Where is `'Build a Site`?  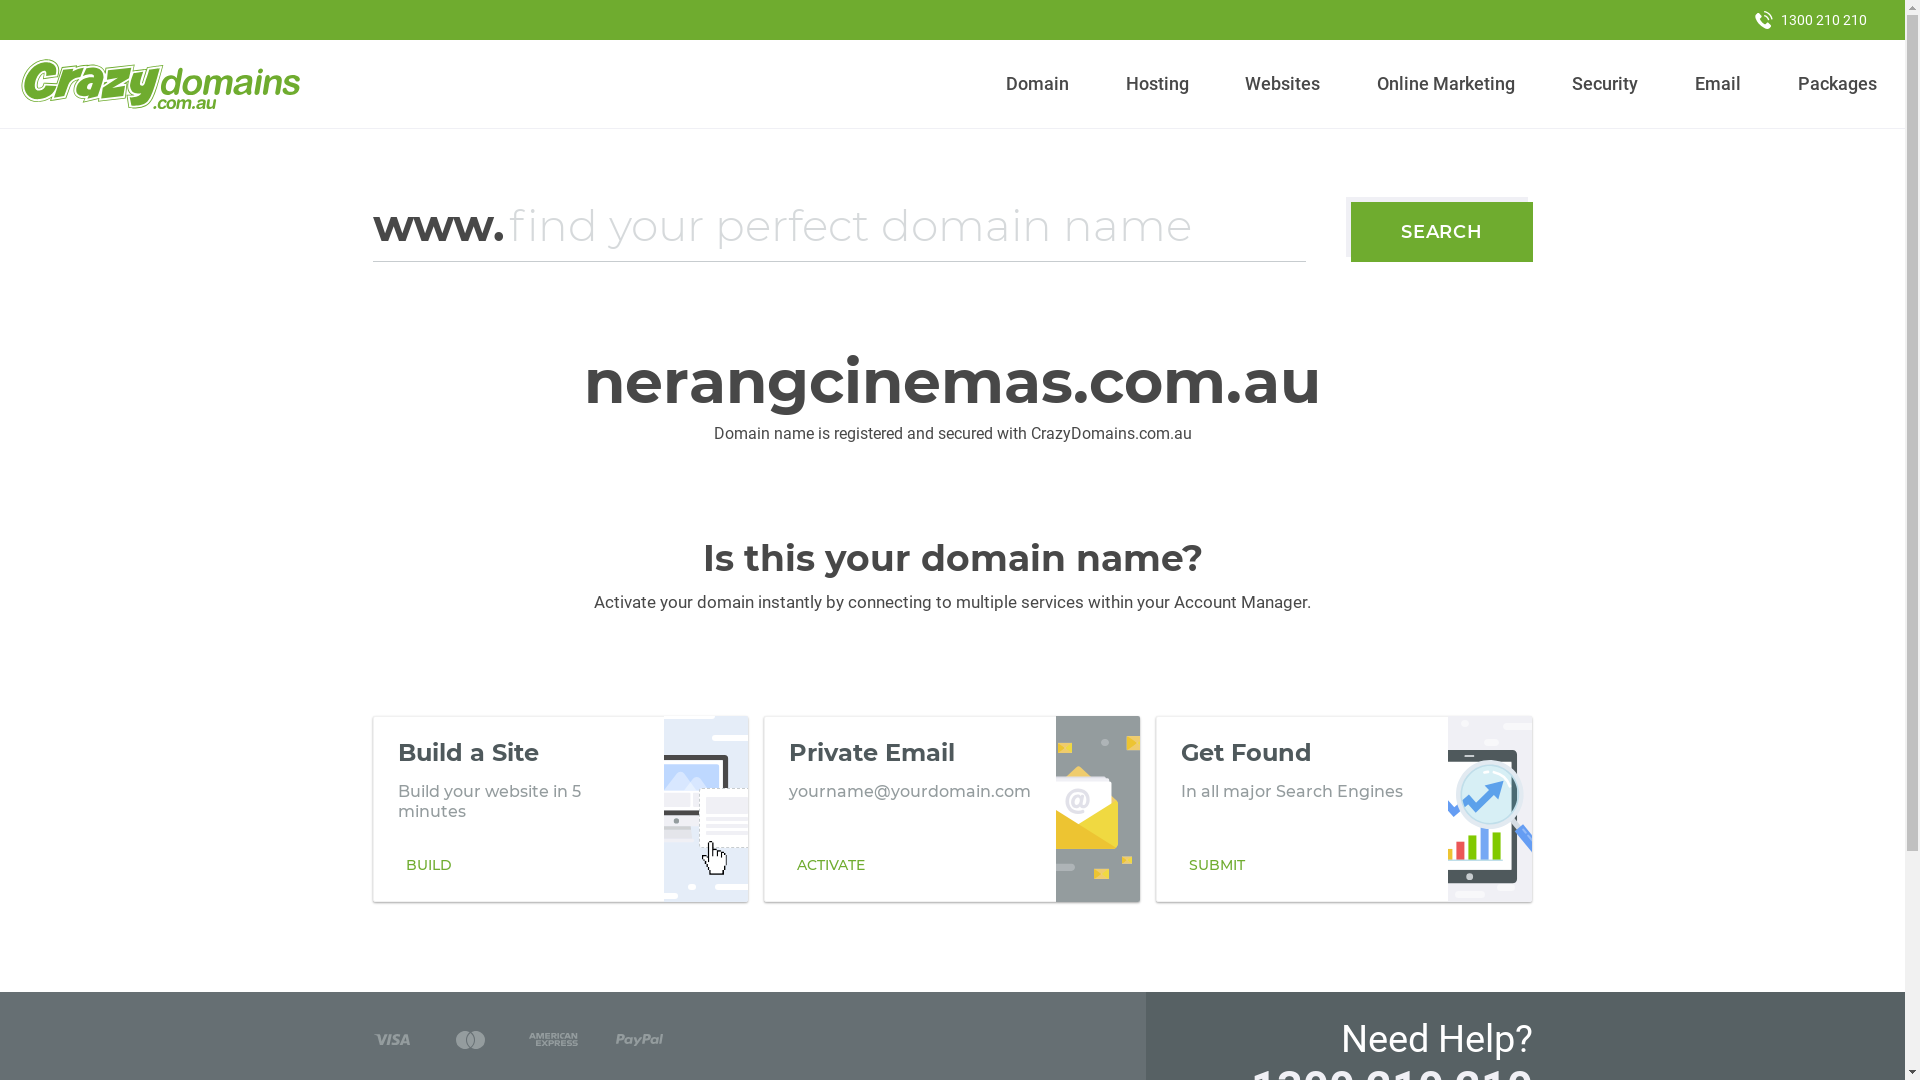
'Build a Site is located at coordinates (560, 808).